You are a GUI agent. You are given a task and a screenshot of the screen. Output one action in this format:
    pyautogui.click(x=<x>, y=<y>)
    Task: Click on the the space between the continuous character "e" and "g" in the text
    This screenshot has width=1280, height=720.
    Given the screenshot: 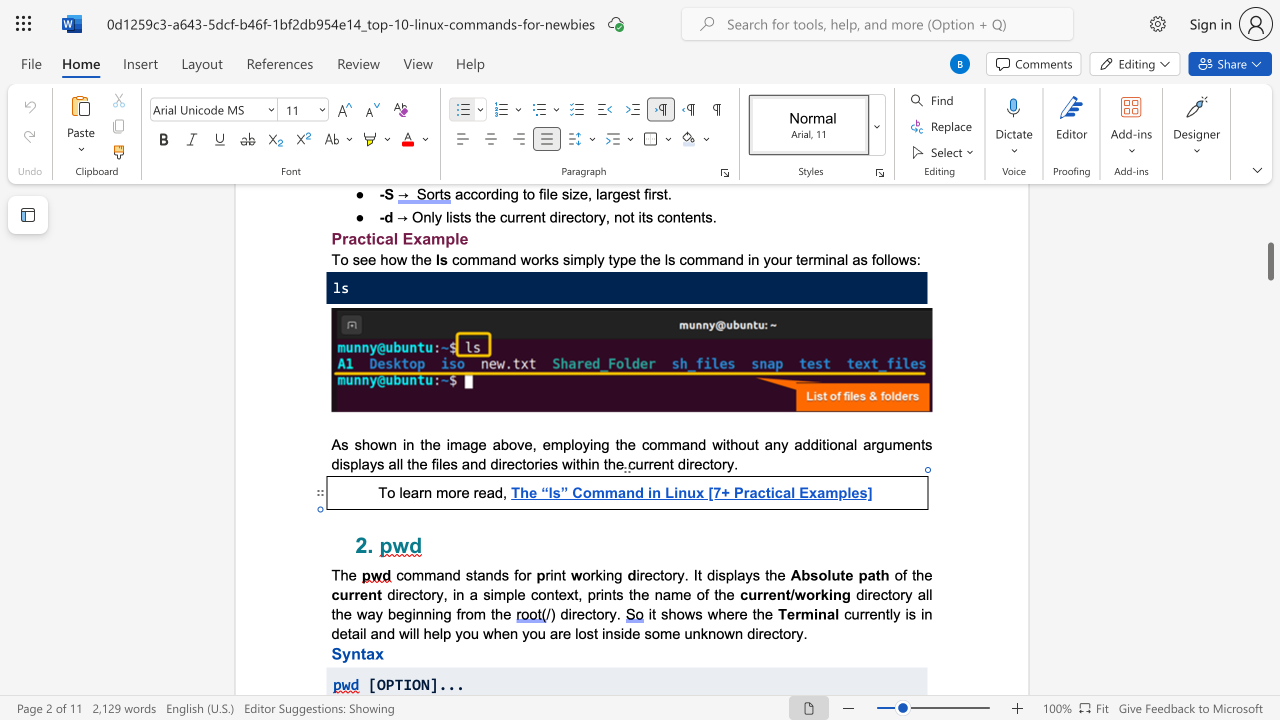 What is the action you would take?
    pyautogui.click(x=403, y=613)
    